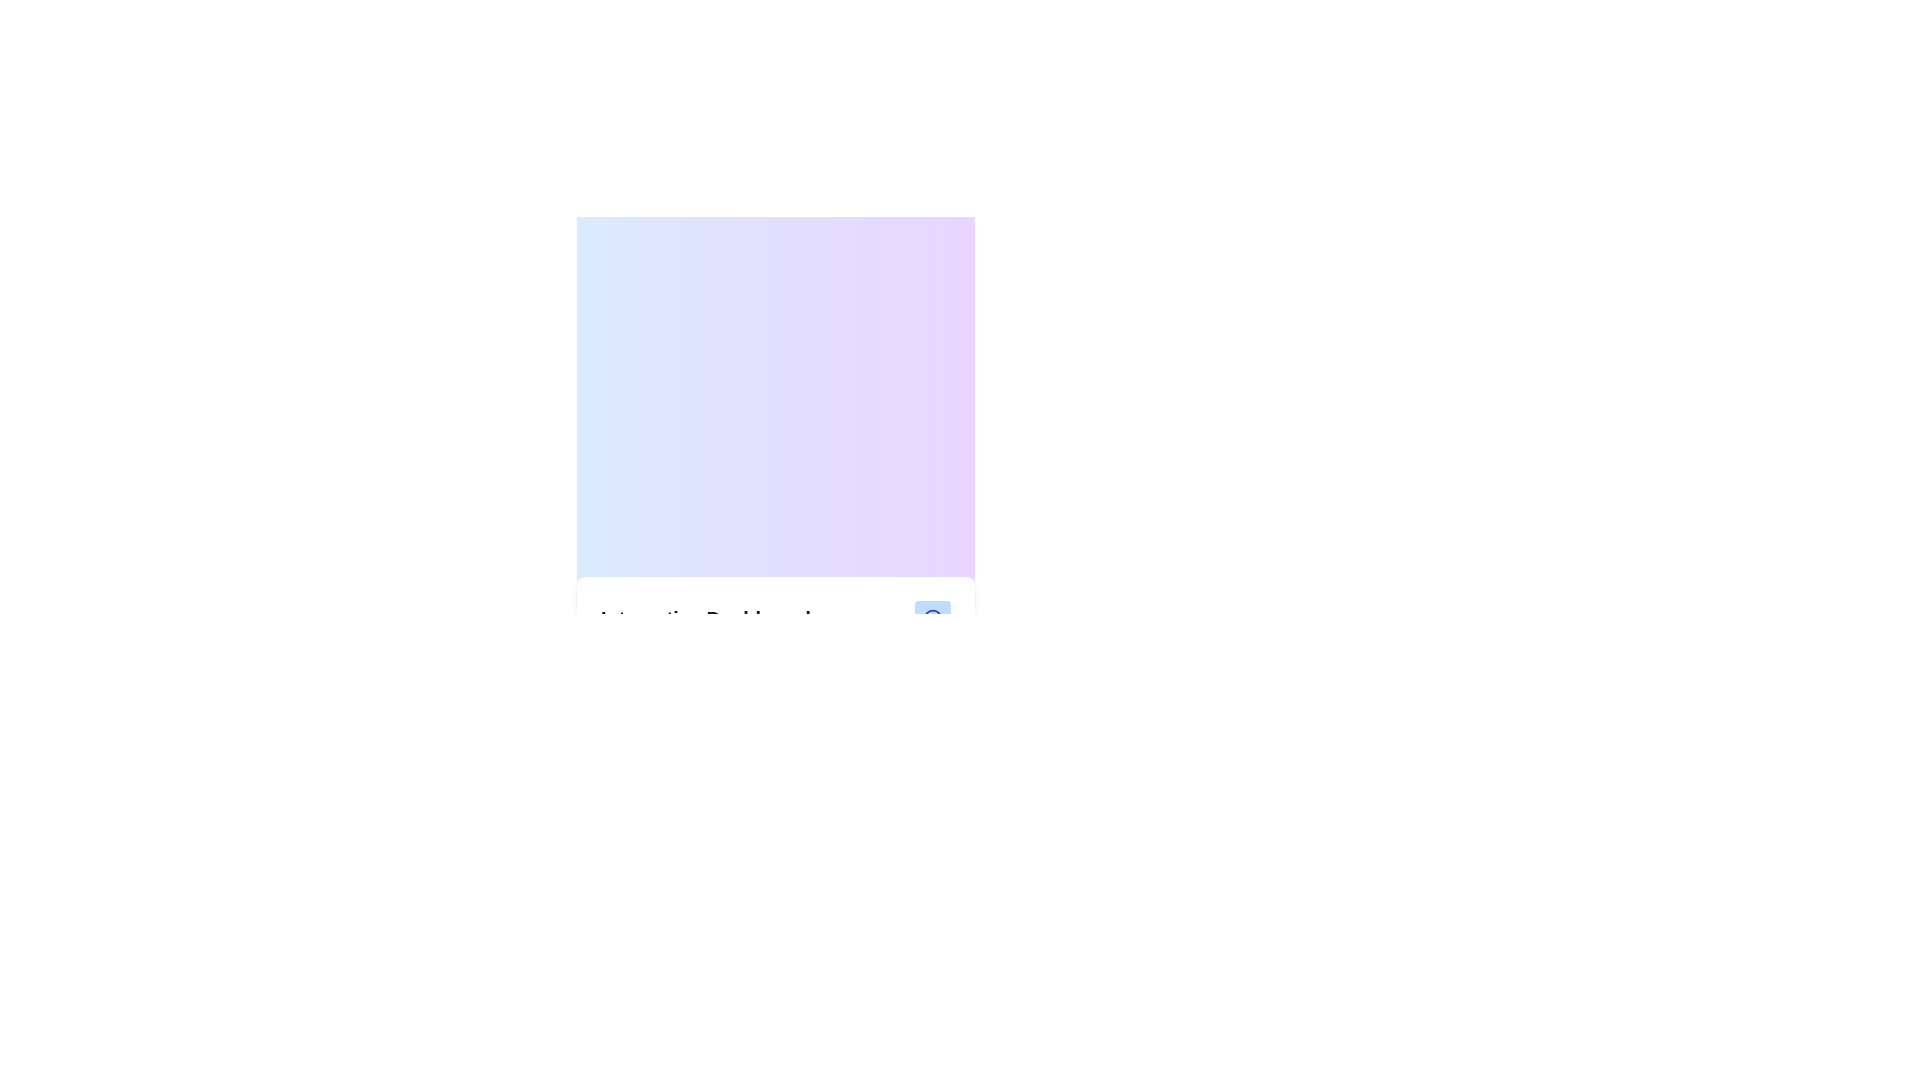  What do you see at coordinates (931, 616) in the screenshot?
I see `the circular blue button with a dark blue info icon located at the right side of the header section in the 'Interactive Dashboard'` at bounding box center [931, 616].